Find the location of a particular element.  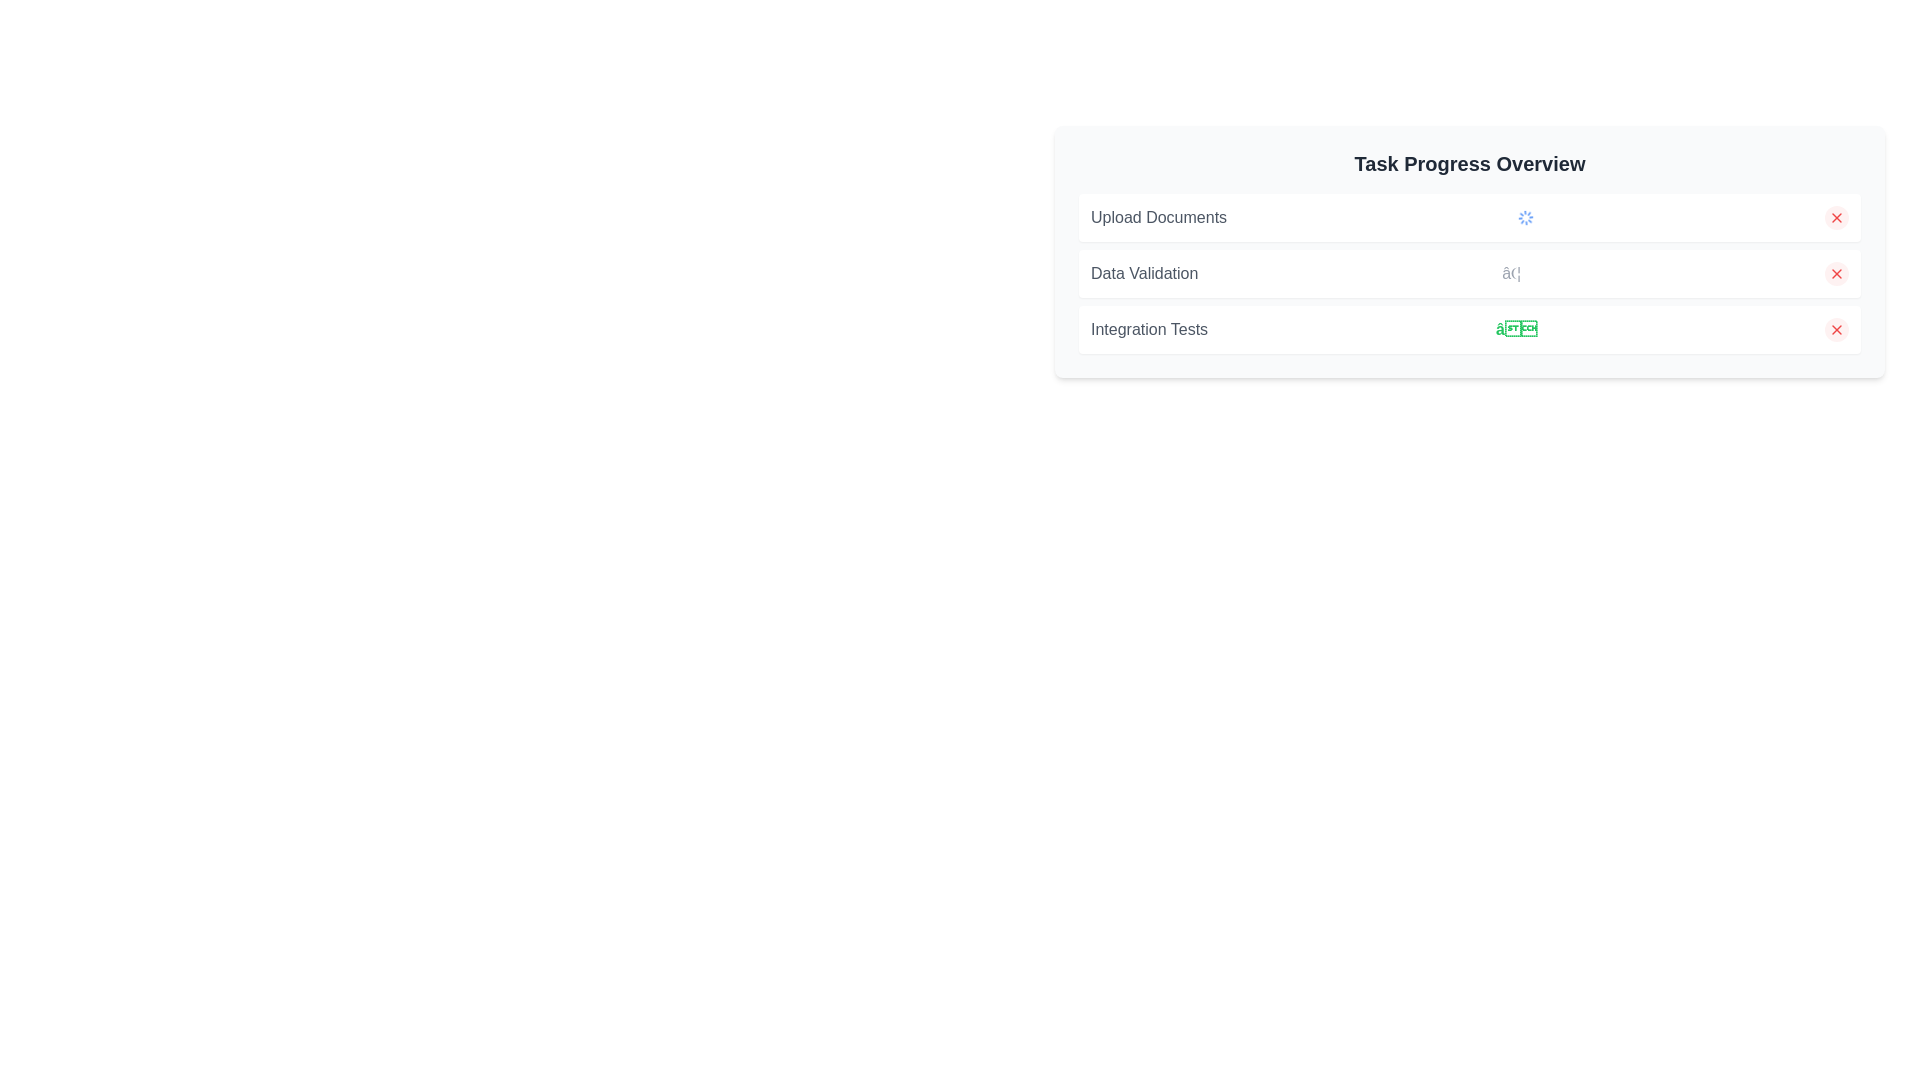

the static text label displaying 'Integration Tests' located in the third row of the 'Task Progress Overview' card is located at coordinates (1149, 329).